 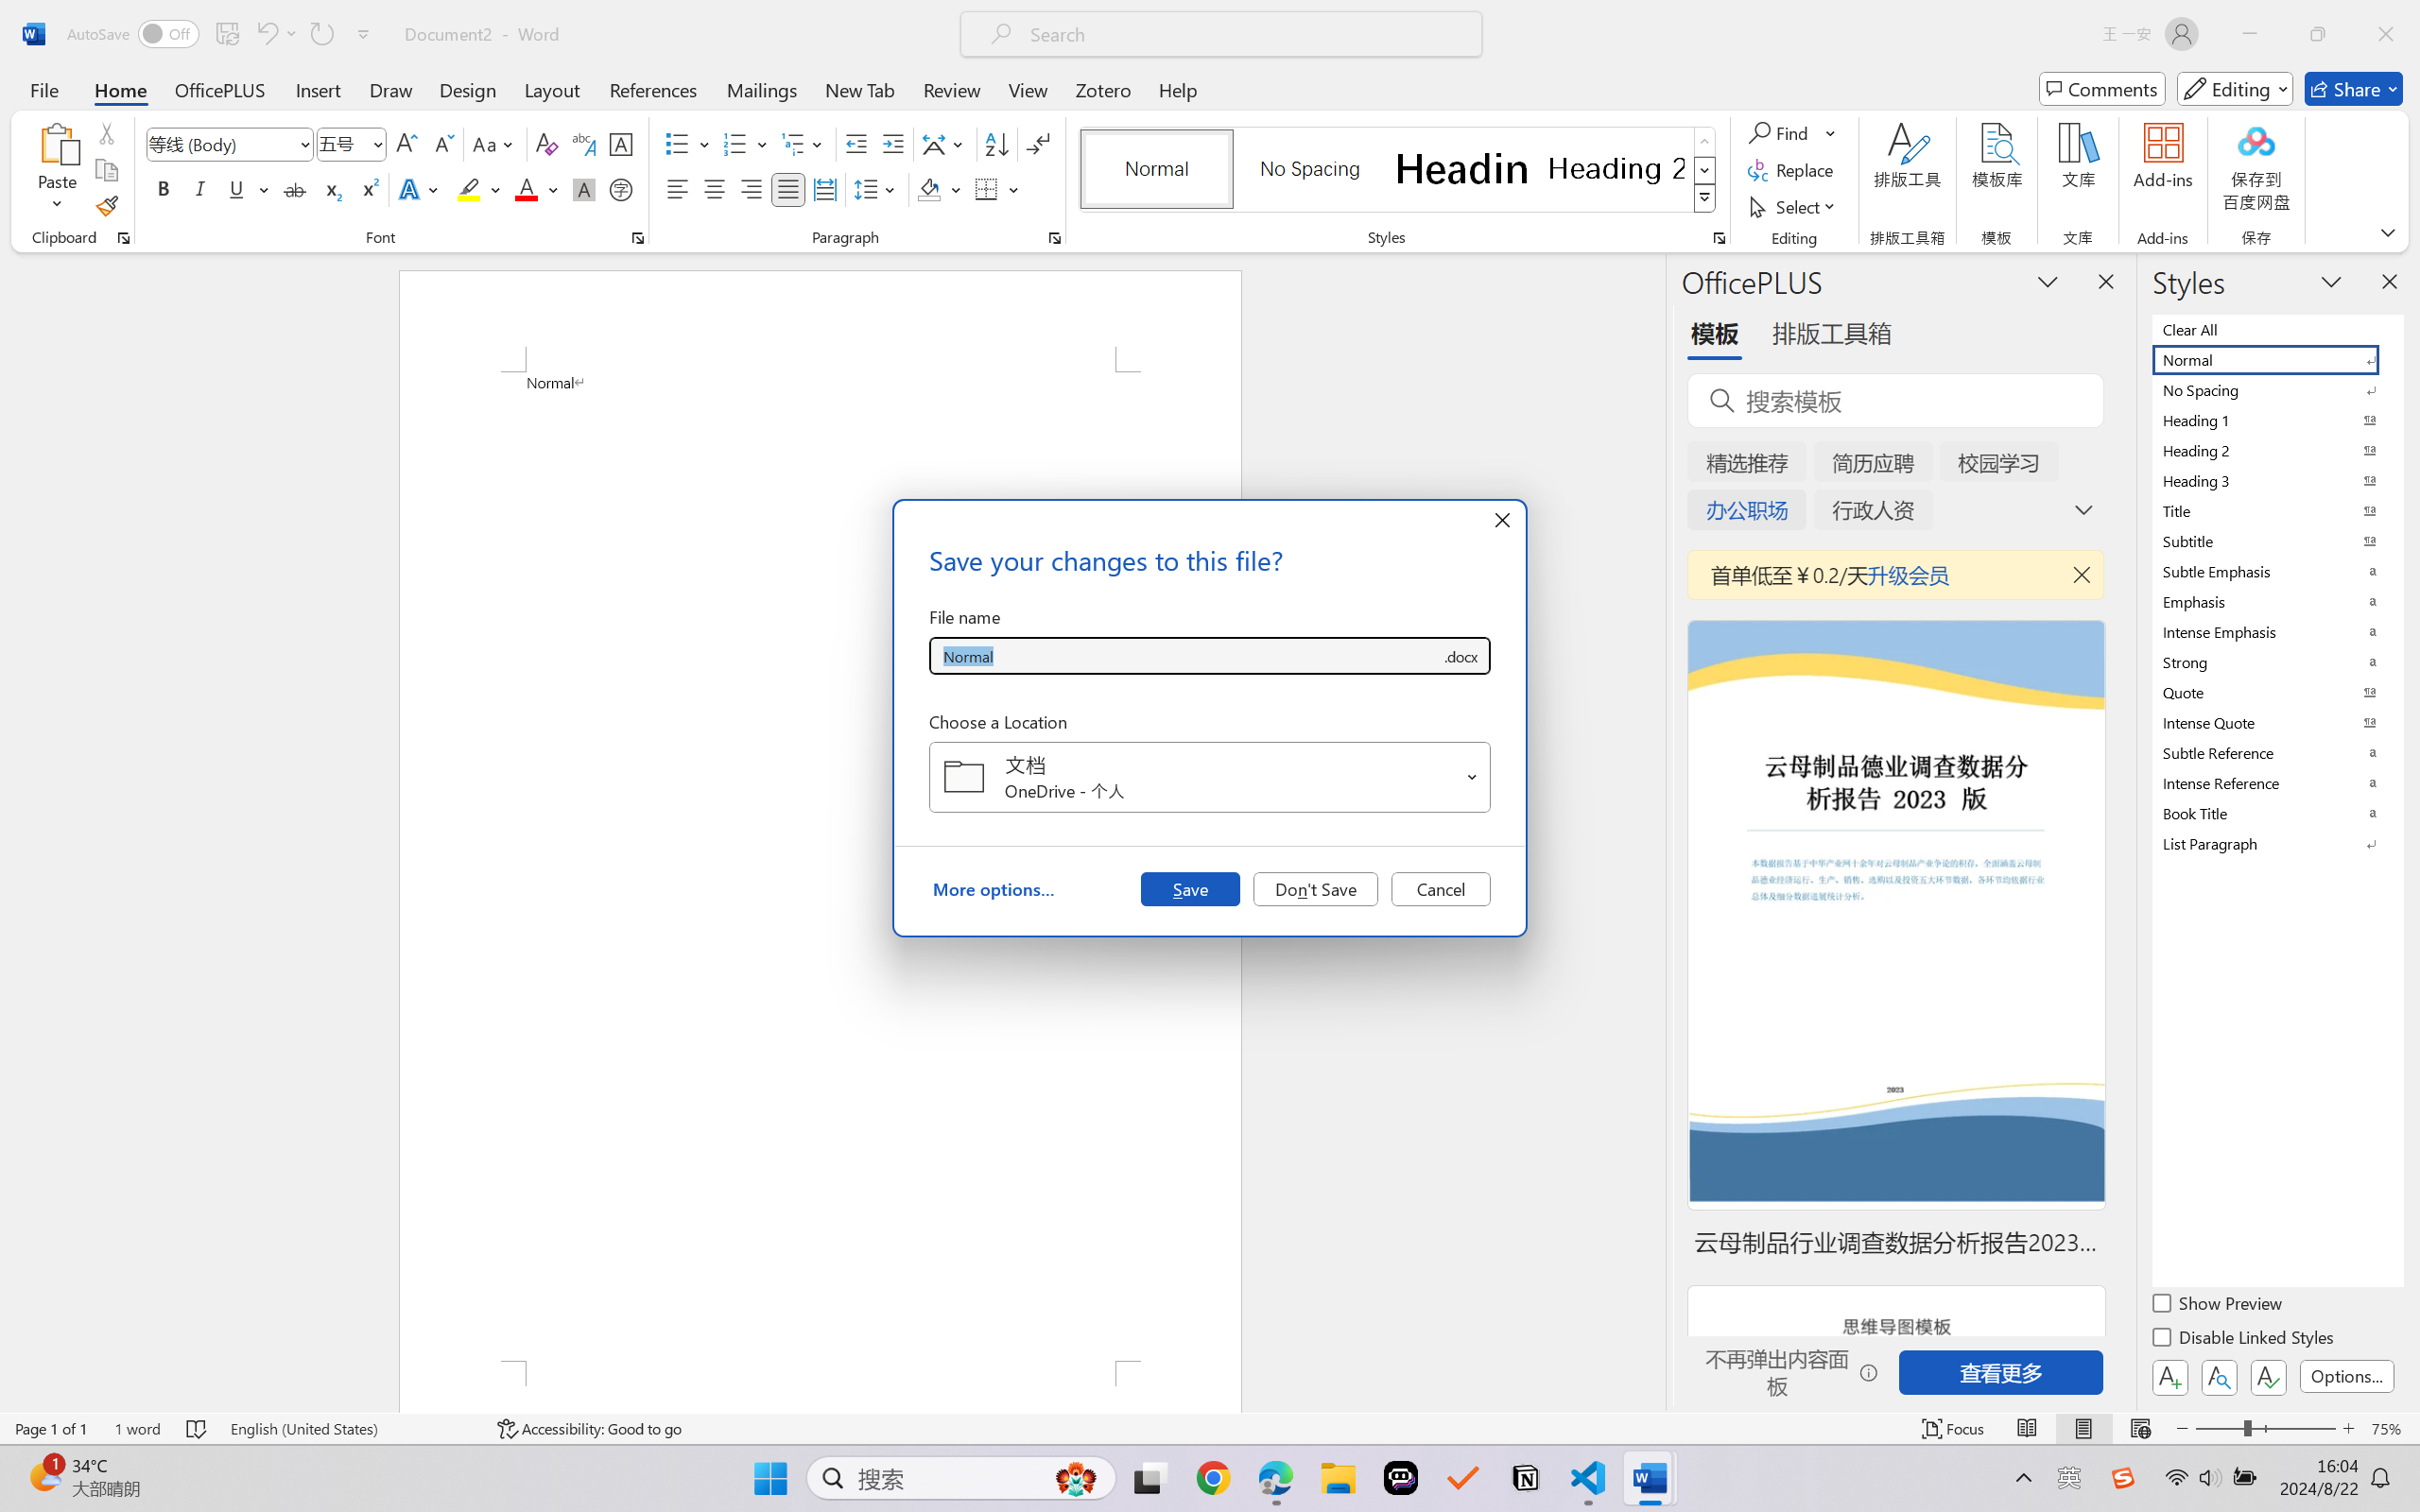 I want to click on 'Mailings', so click(x=762, y=88).